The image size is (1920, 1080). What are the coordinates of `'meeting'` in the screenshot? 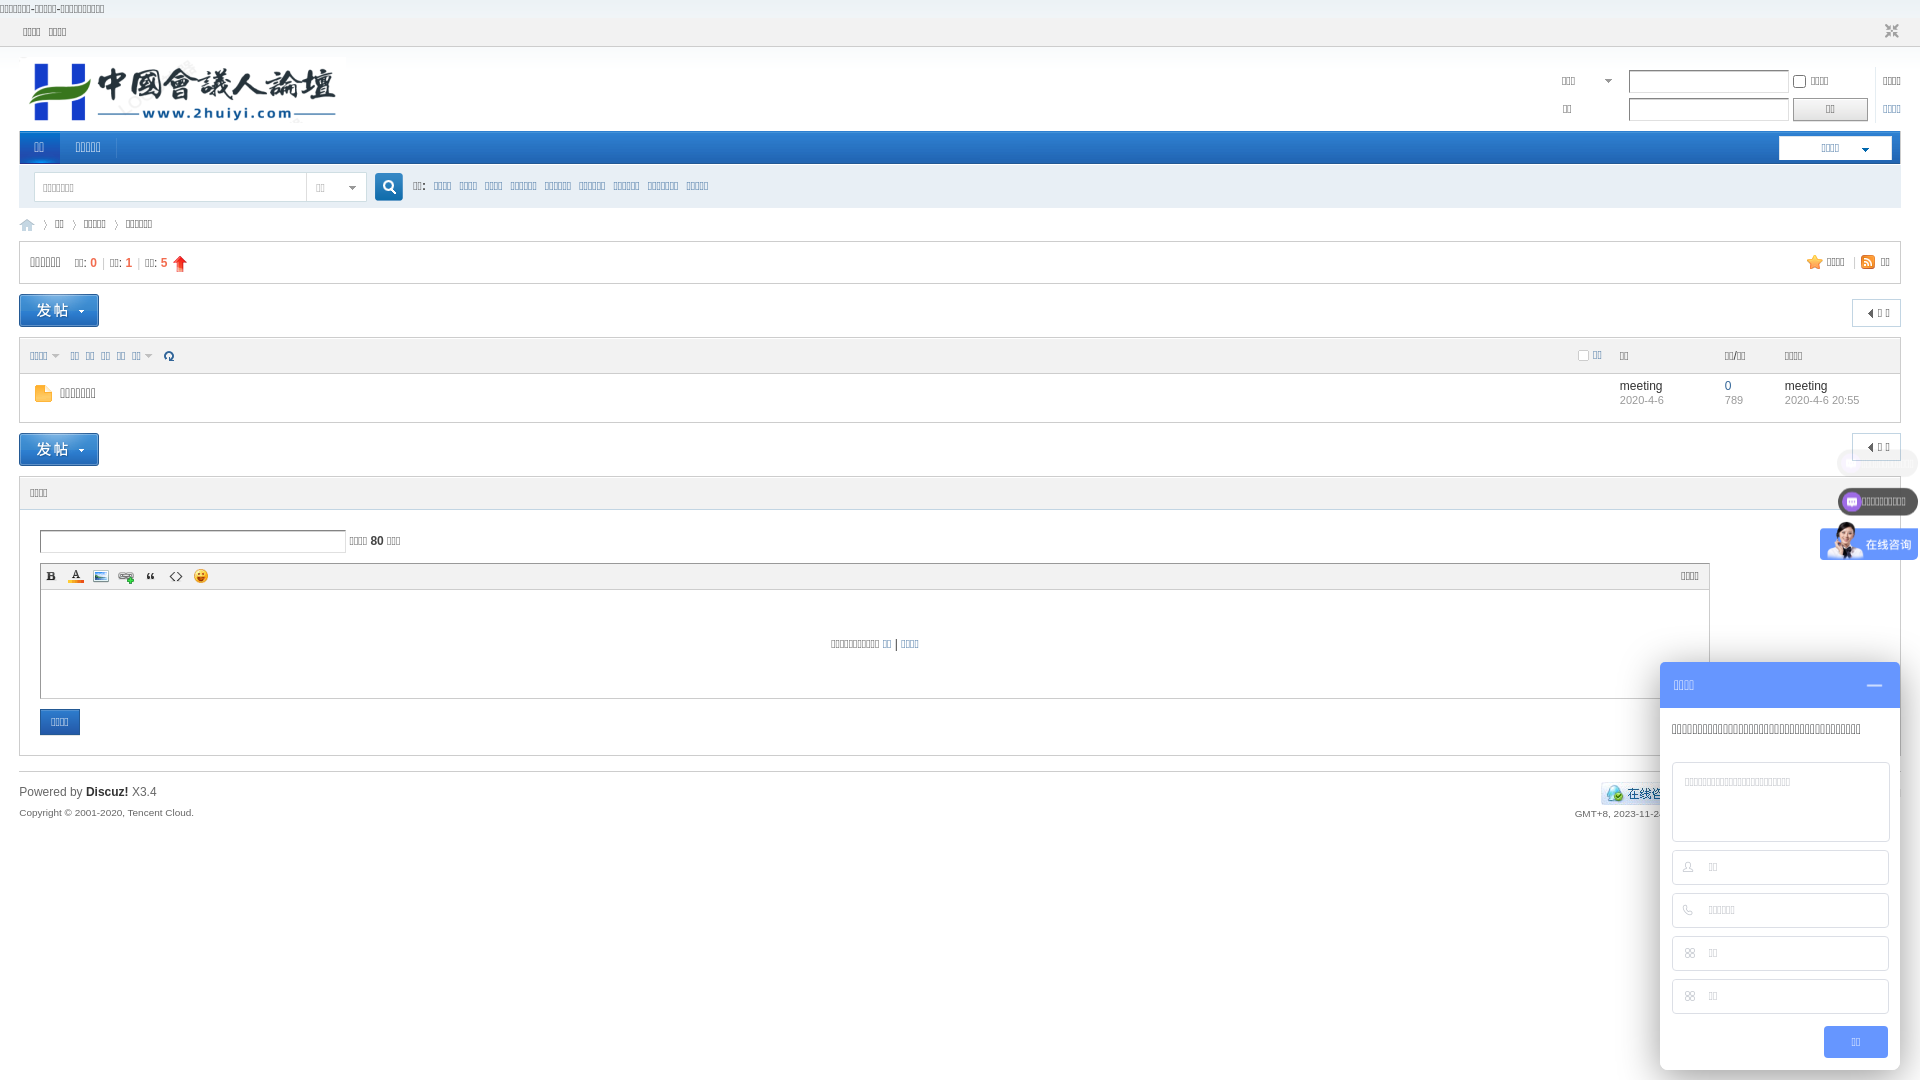 It's located at (1641, 385).